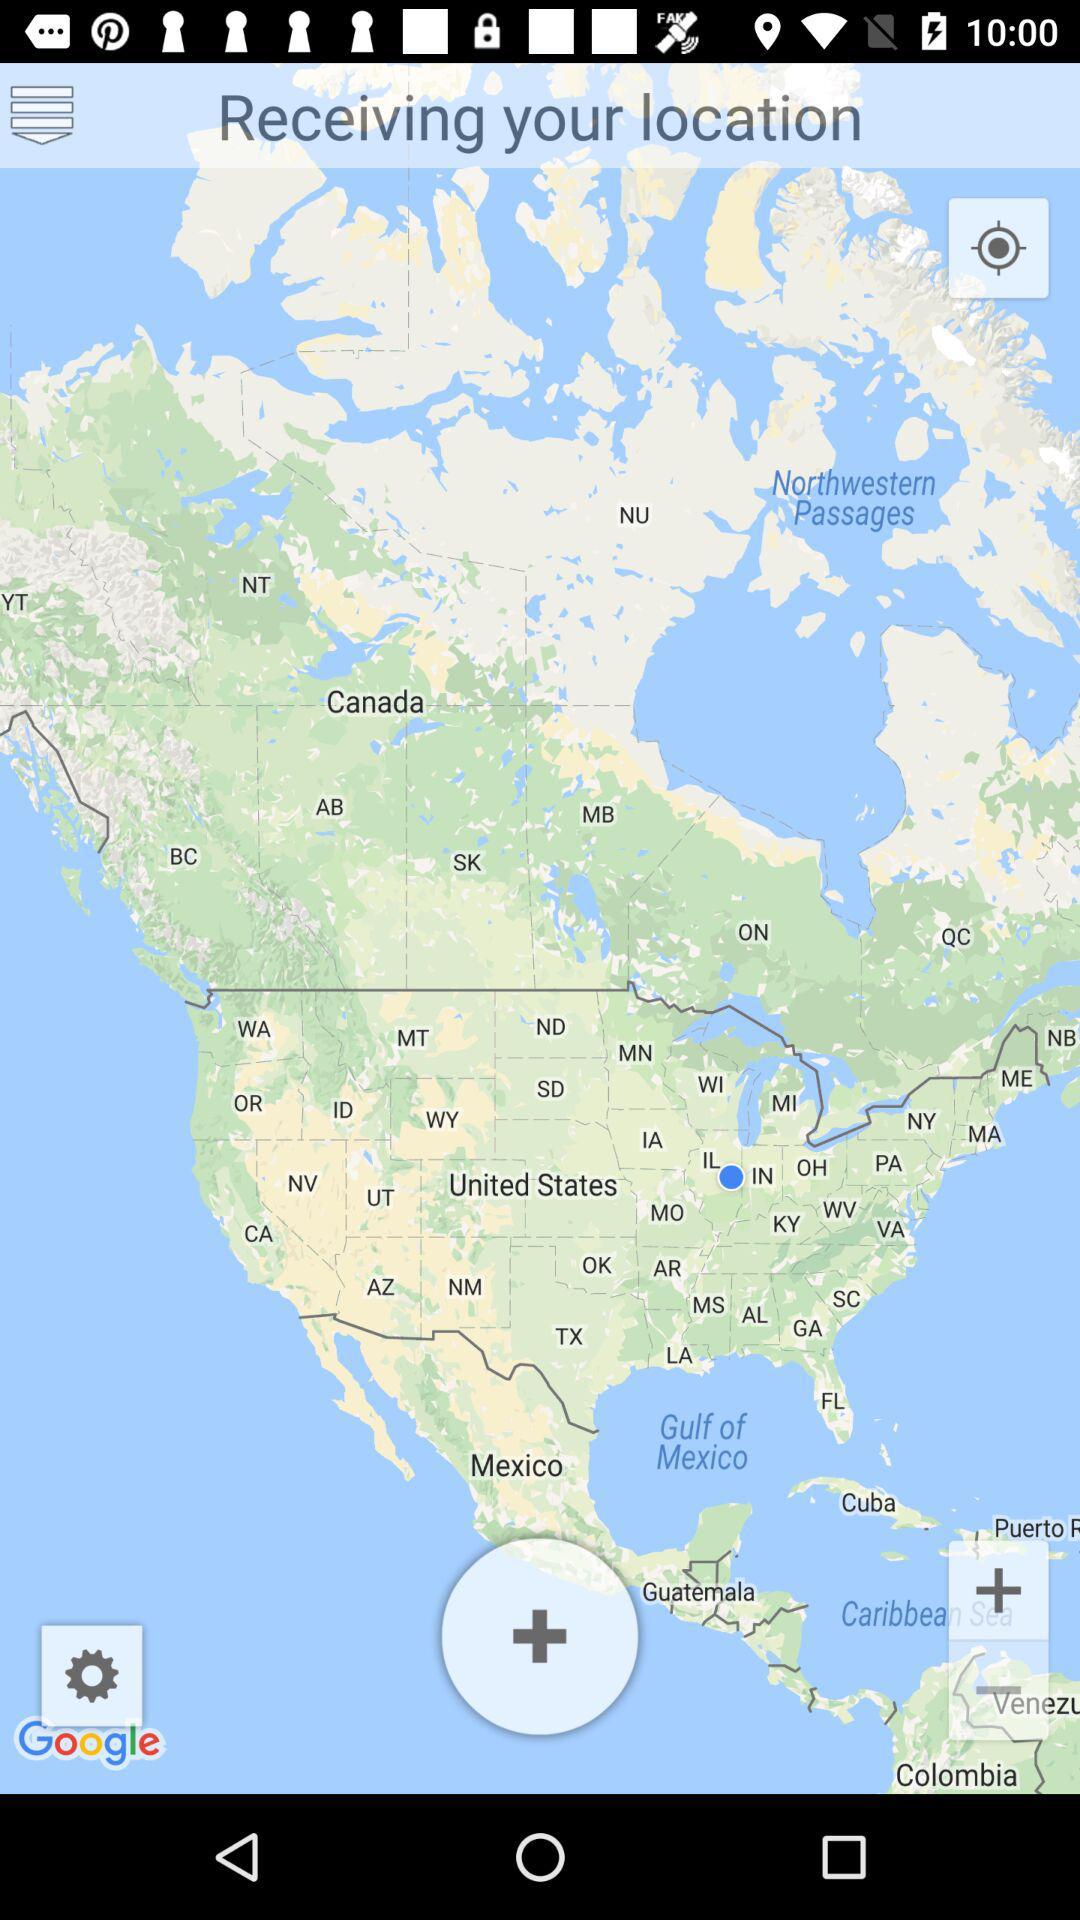  What do you see at coordinates (42, 114) in the screenshot?
I see `open the menu` at bounding box center [42, 114].